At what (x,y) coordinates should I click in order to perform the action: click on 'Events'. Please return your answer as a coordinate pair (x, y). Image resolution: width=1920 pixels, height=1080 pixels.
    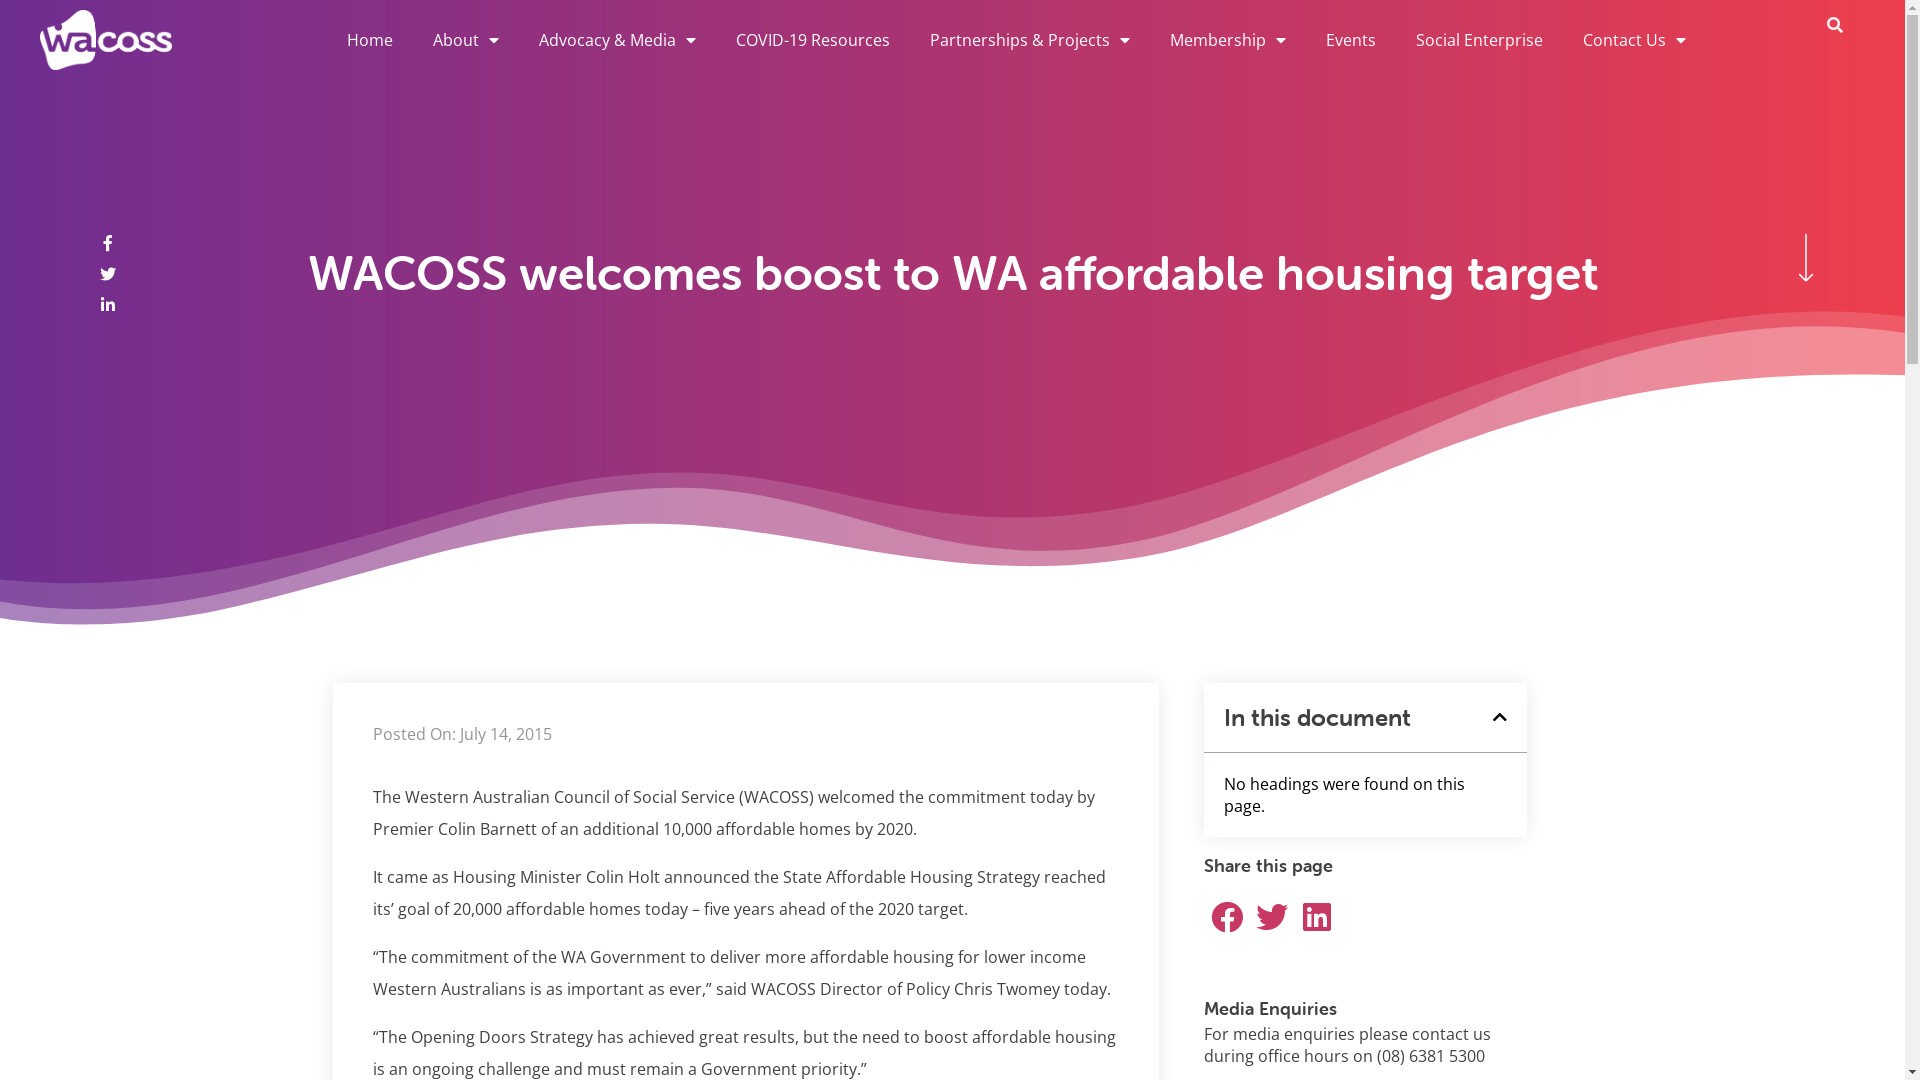
    Looking at the image, I should click on (1350, 40).